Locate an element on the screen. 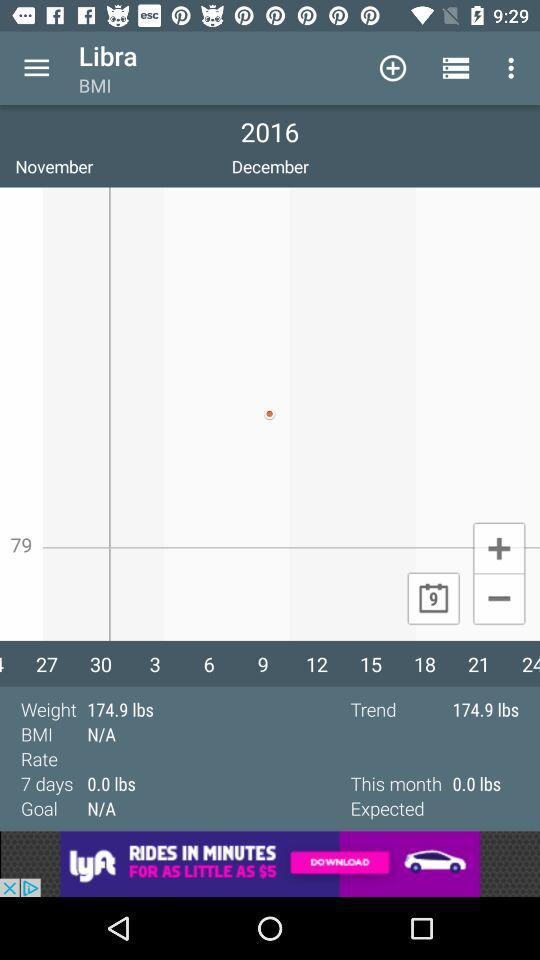 The width and height of the screenshot is (540, 960). the add icon is located at coordinates (498, 547).